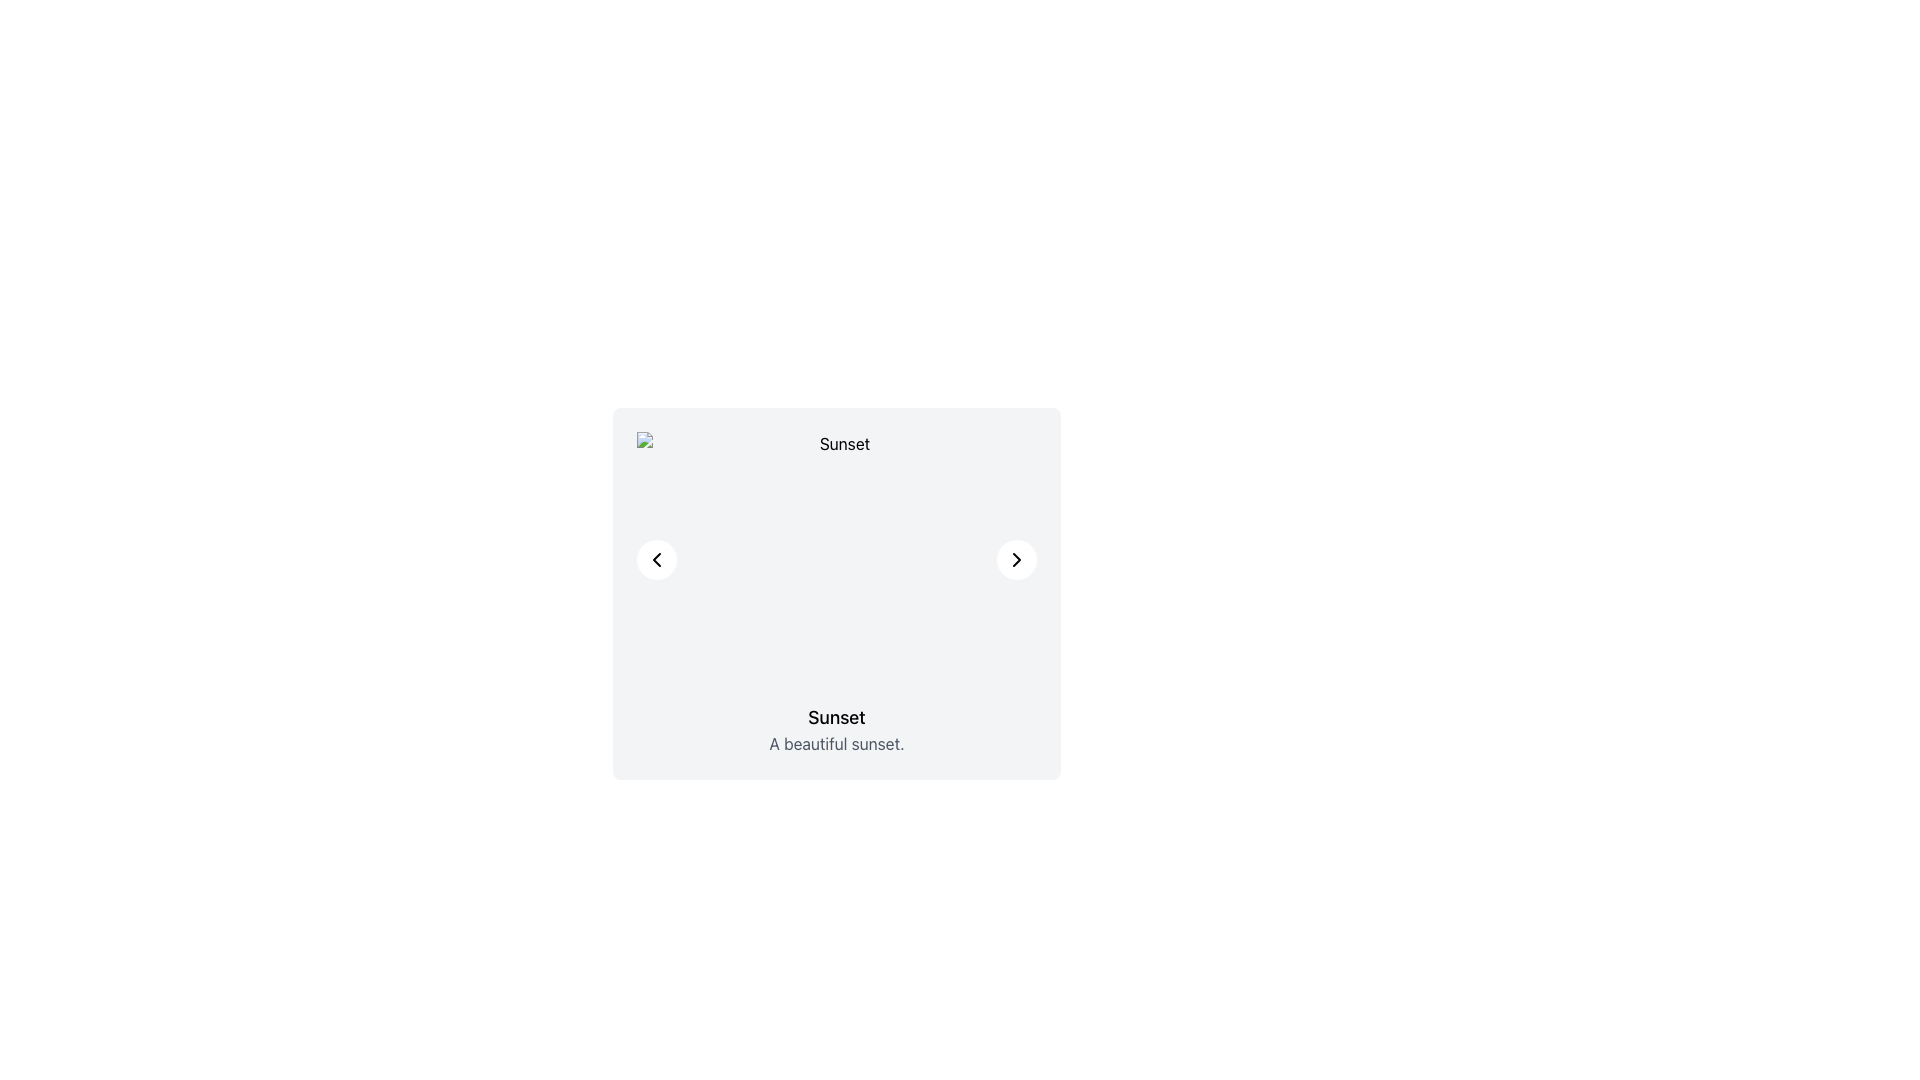 The height and width of the screenshot is (1080, 1920). I want to click on the 'previous' button located on the left side of the content area, so click(657, 559).